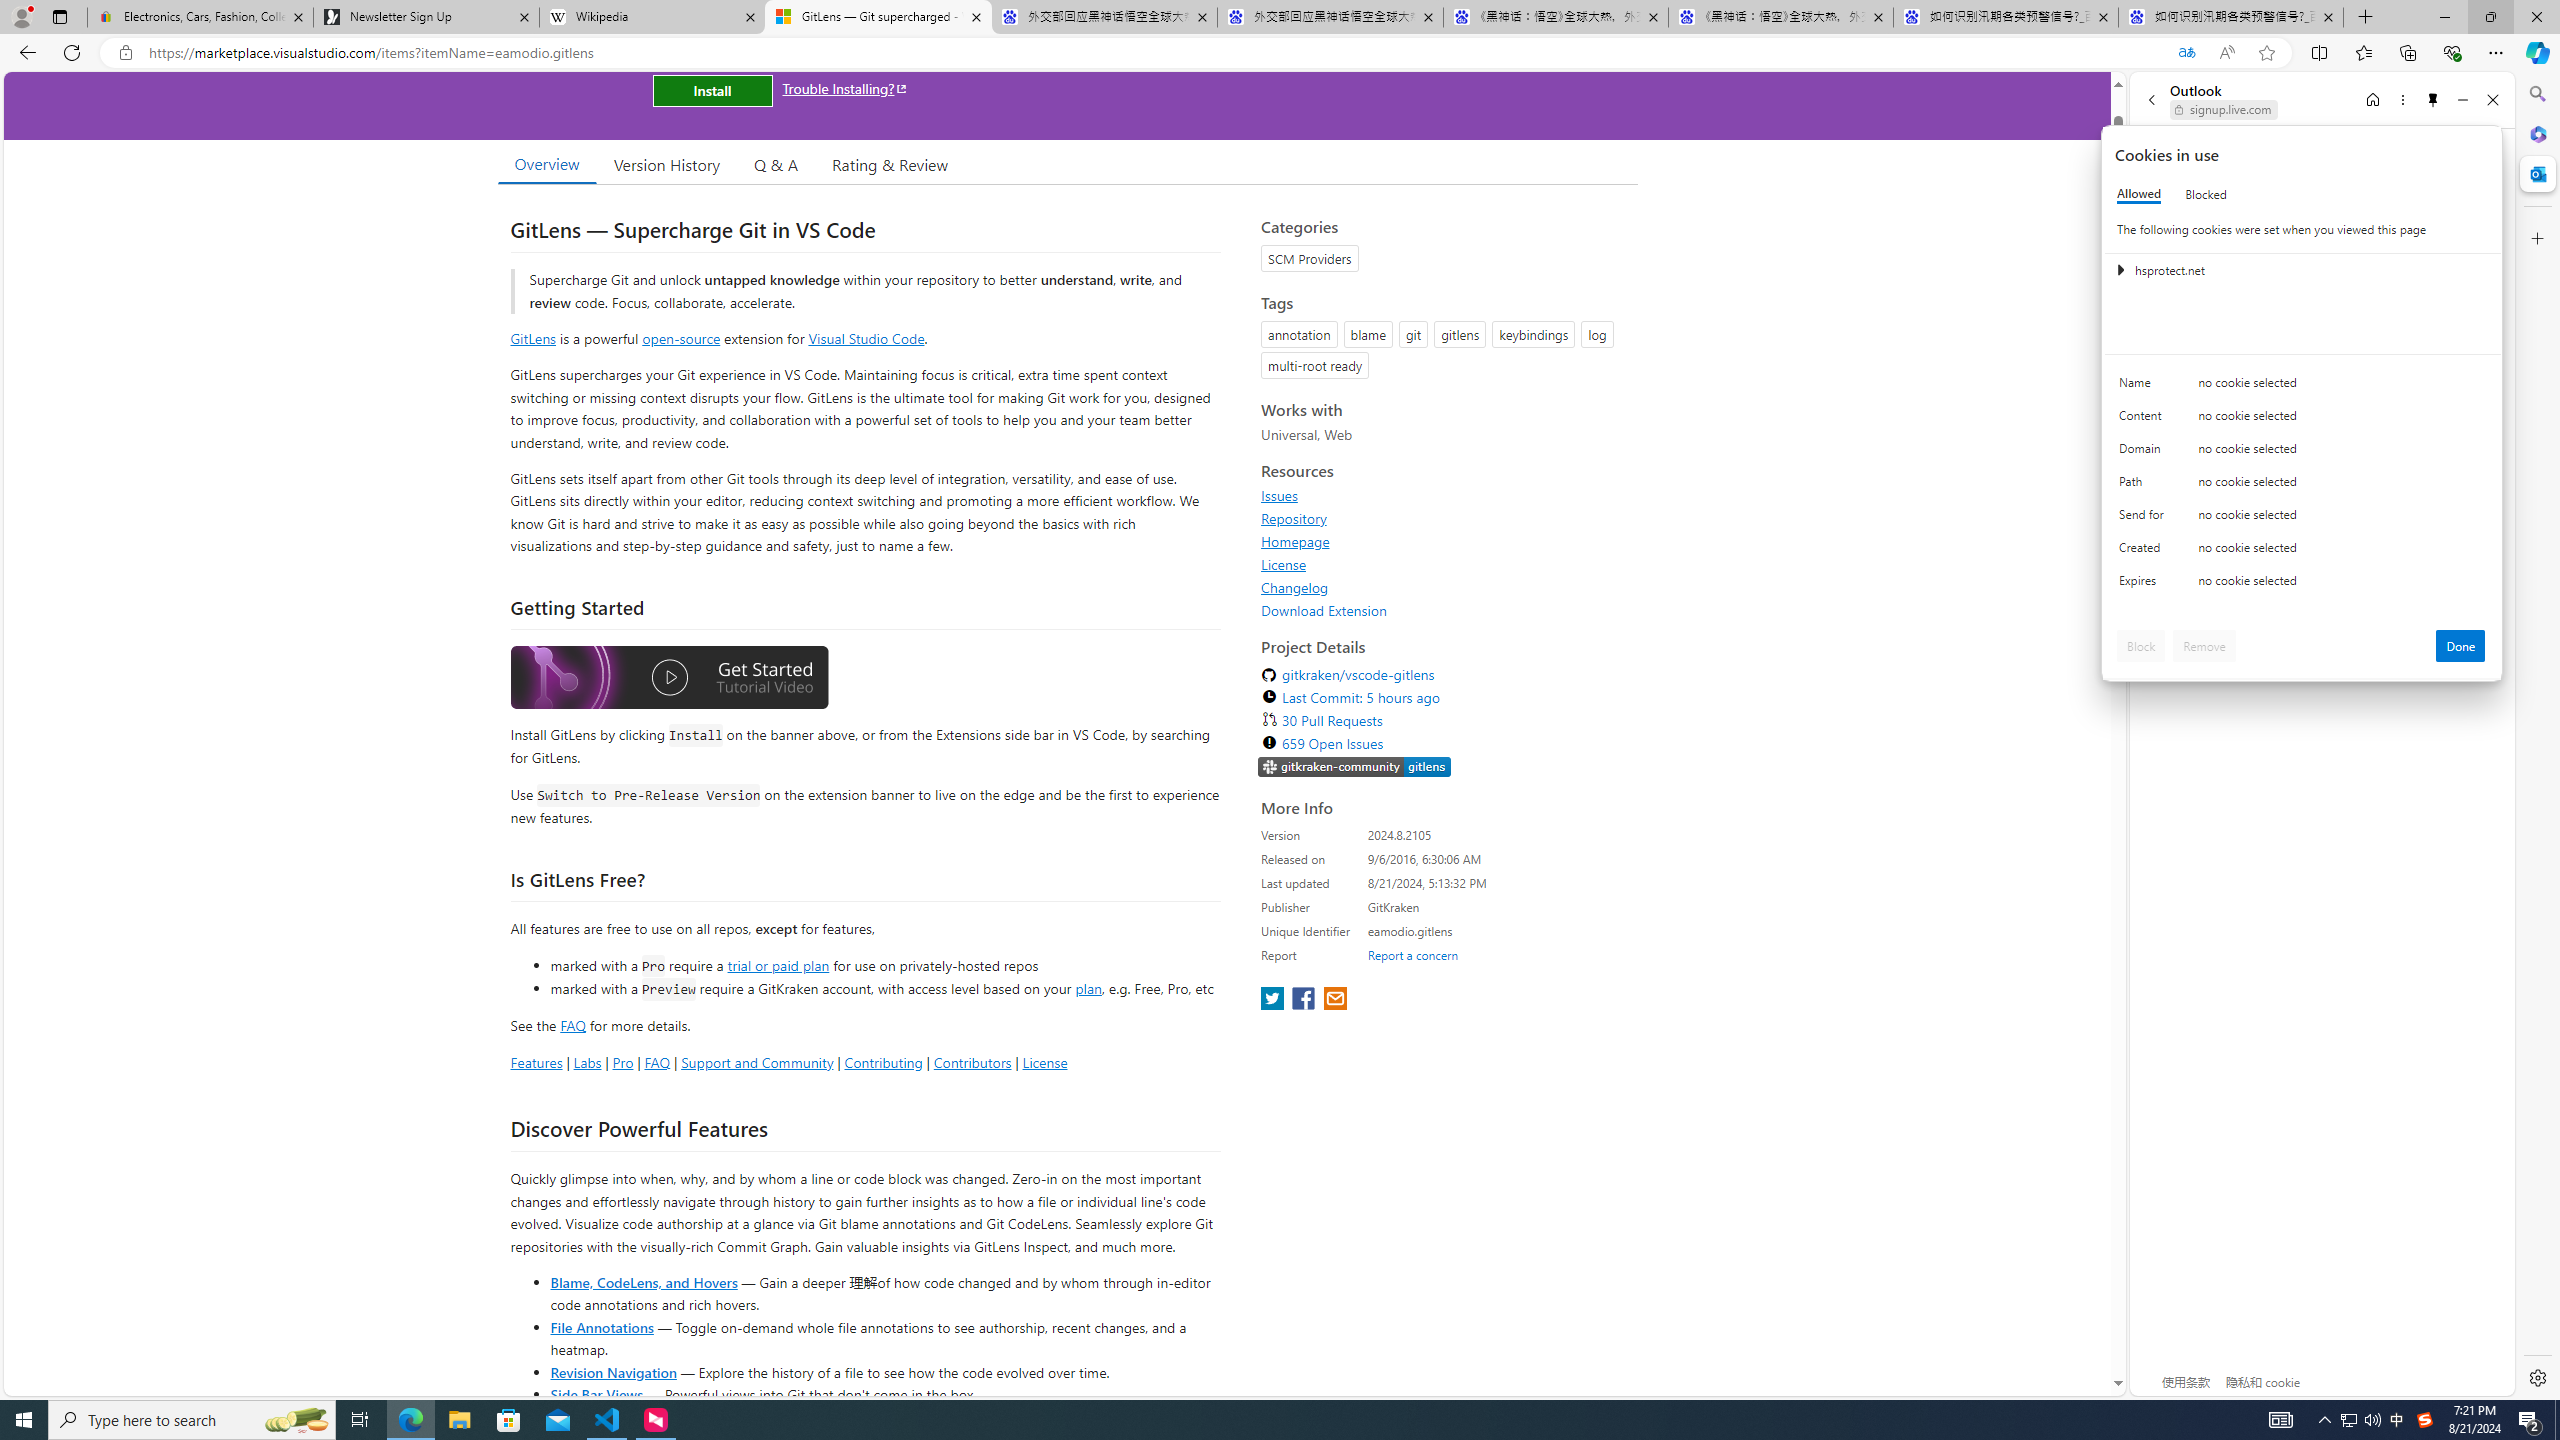 This screenshot has width=2560, height=1440. I want to click on 'Send for', so click(2144, 518).